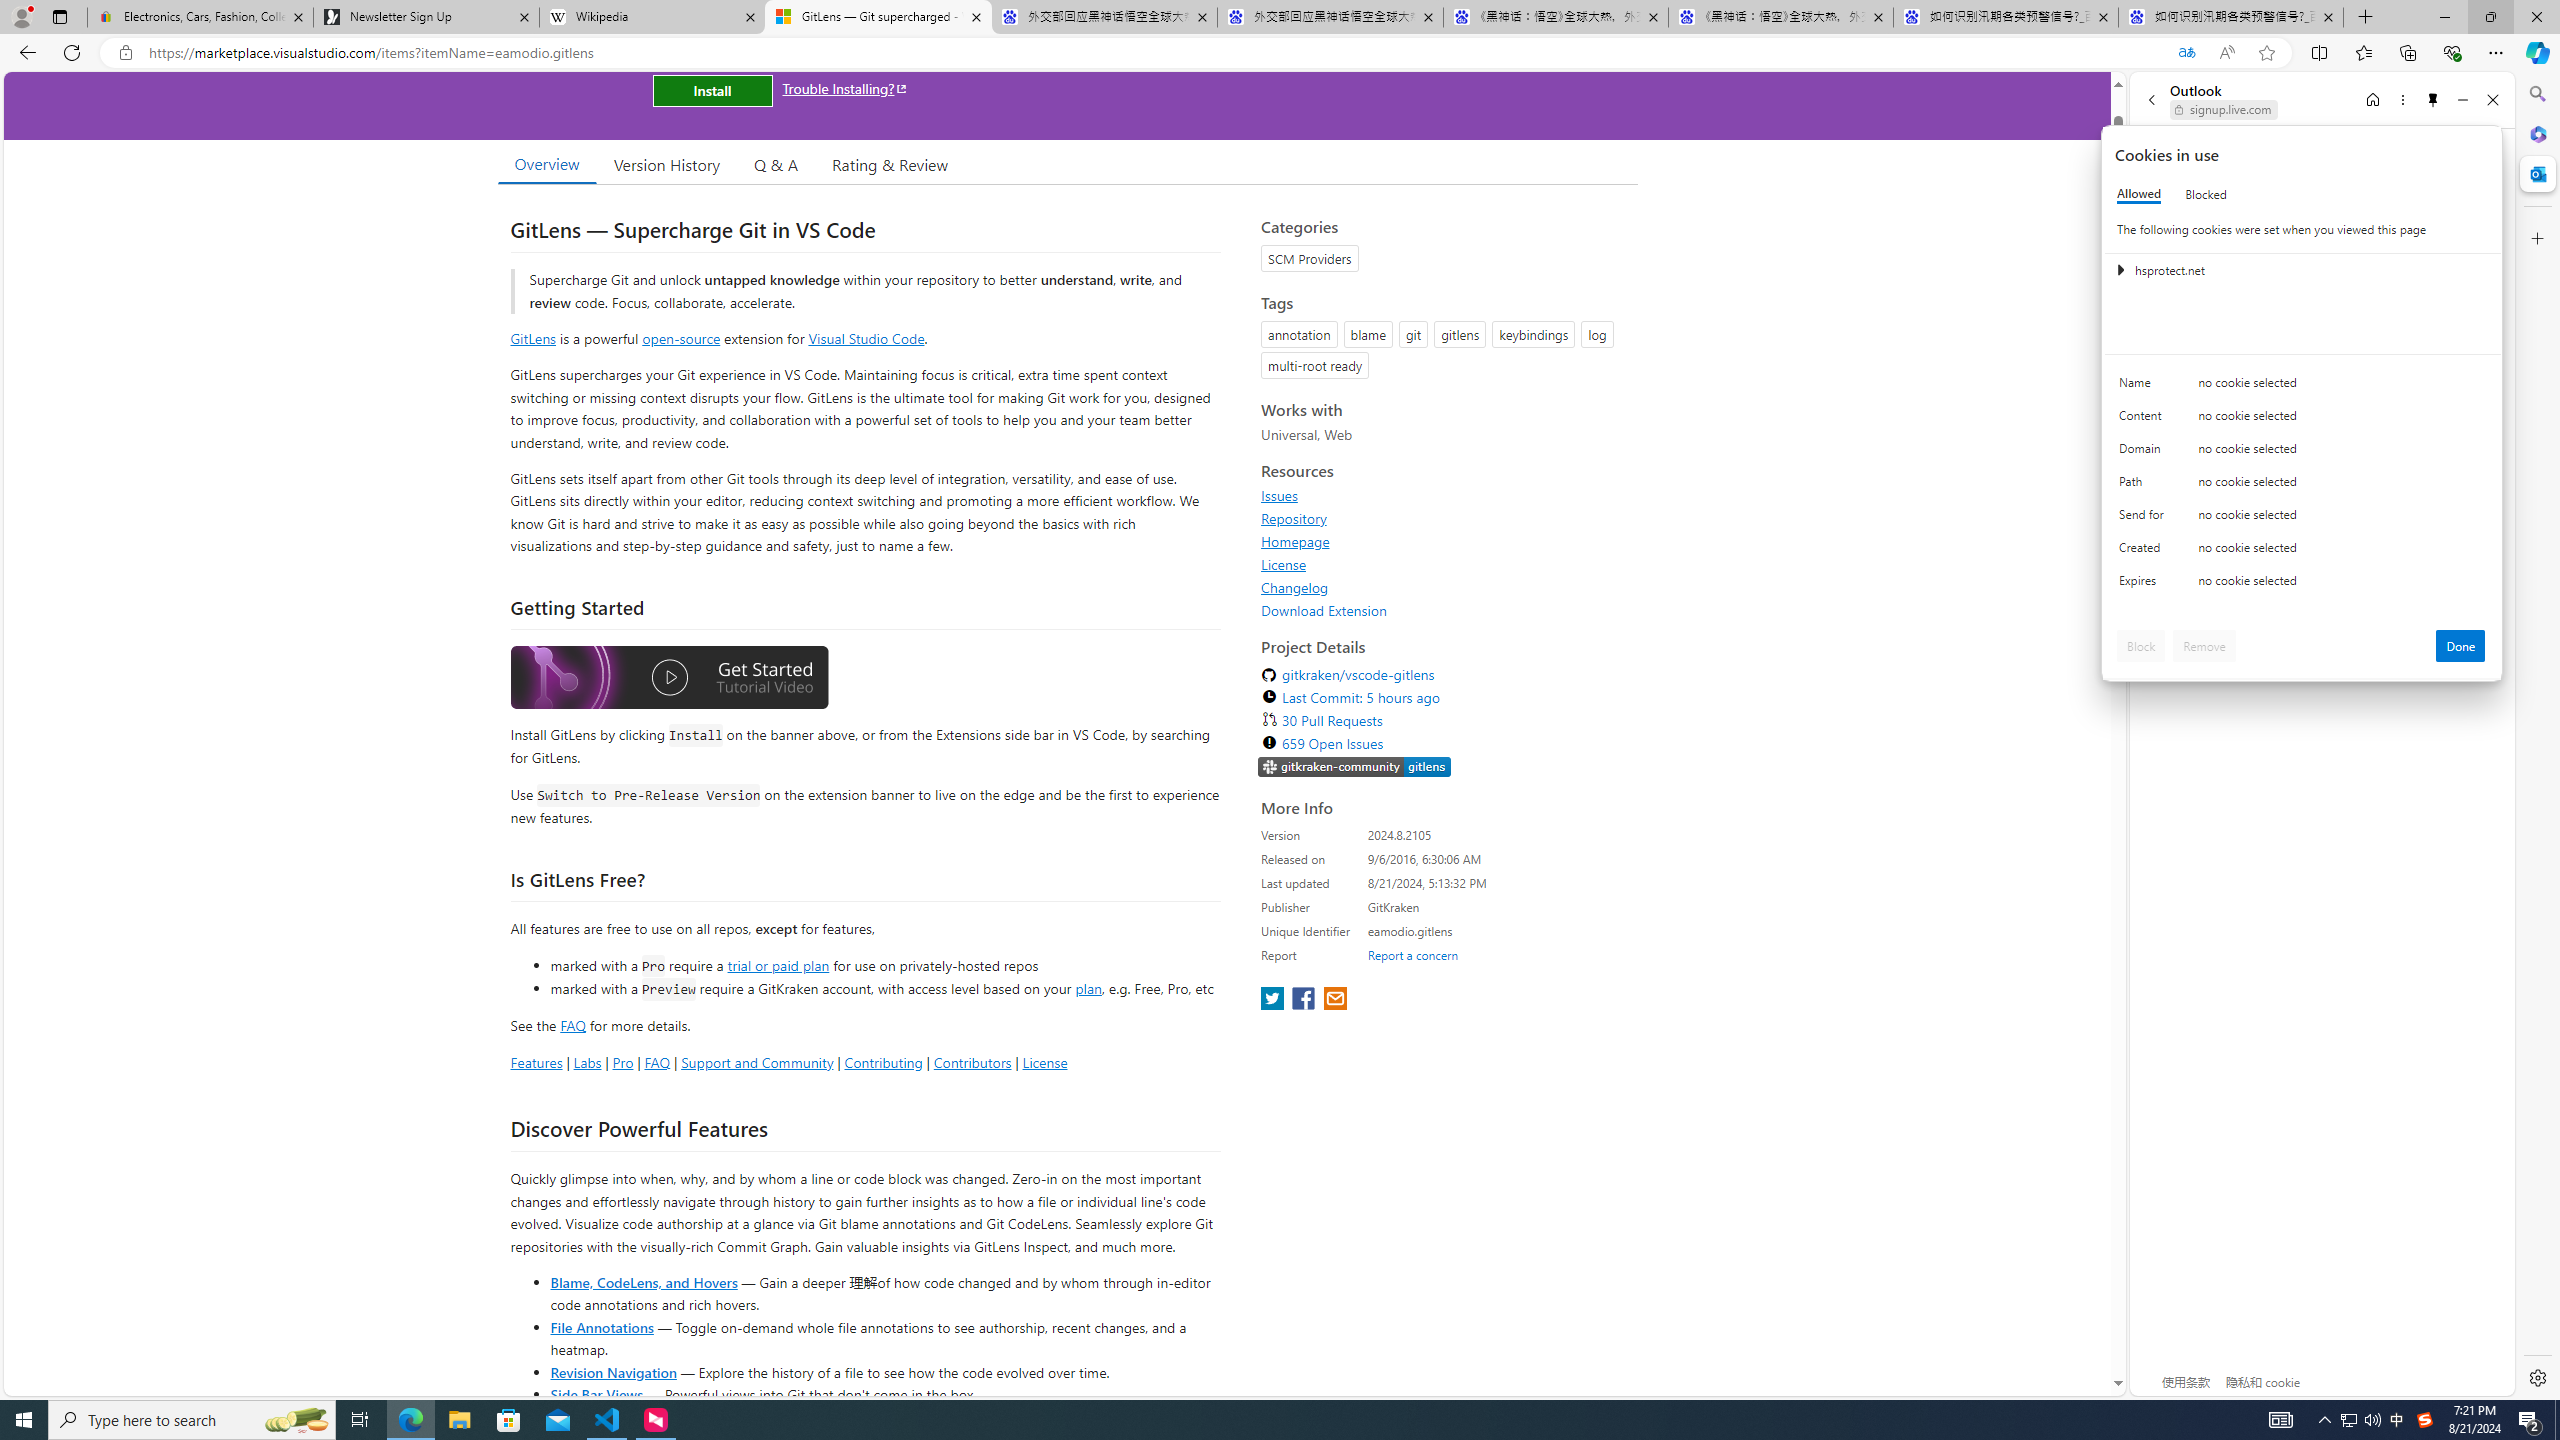 This screenshot has width=2560, height=1440. I want to click on 'Send for', so click(2144, 518).